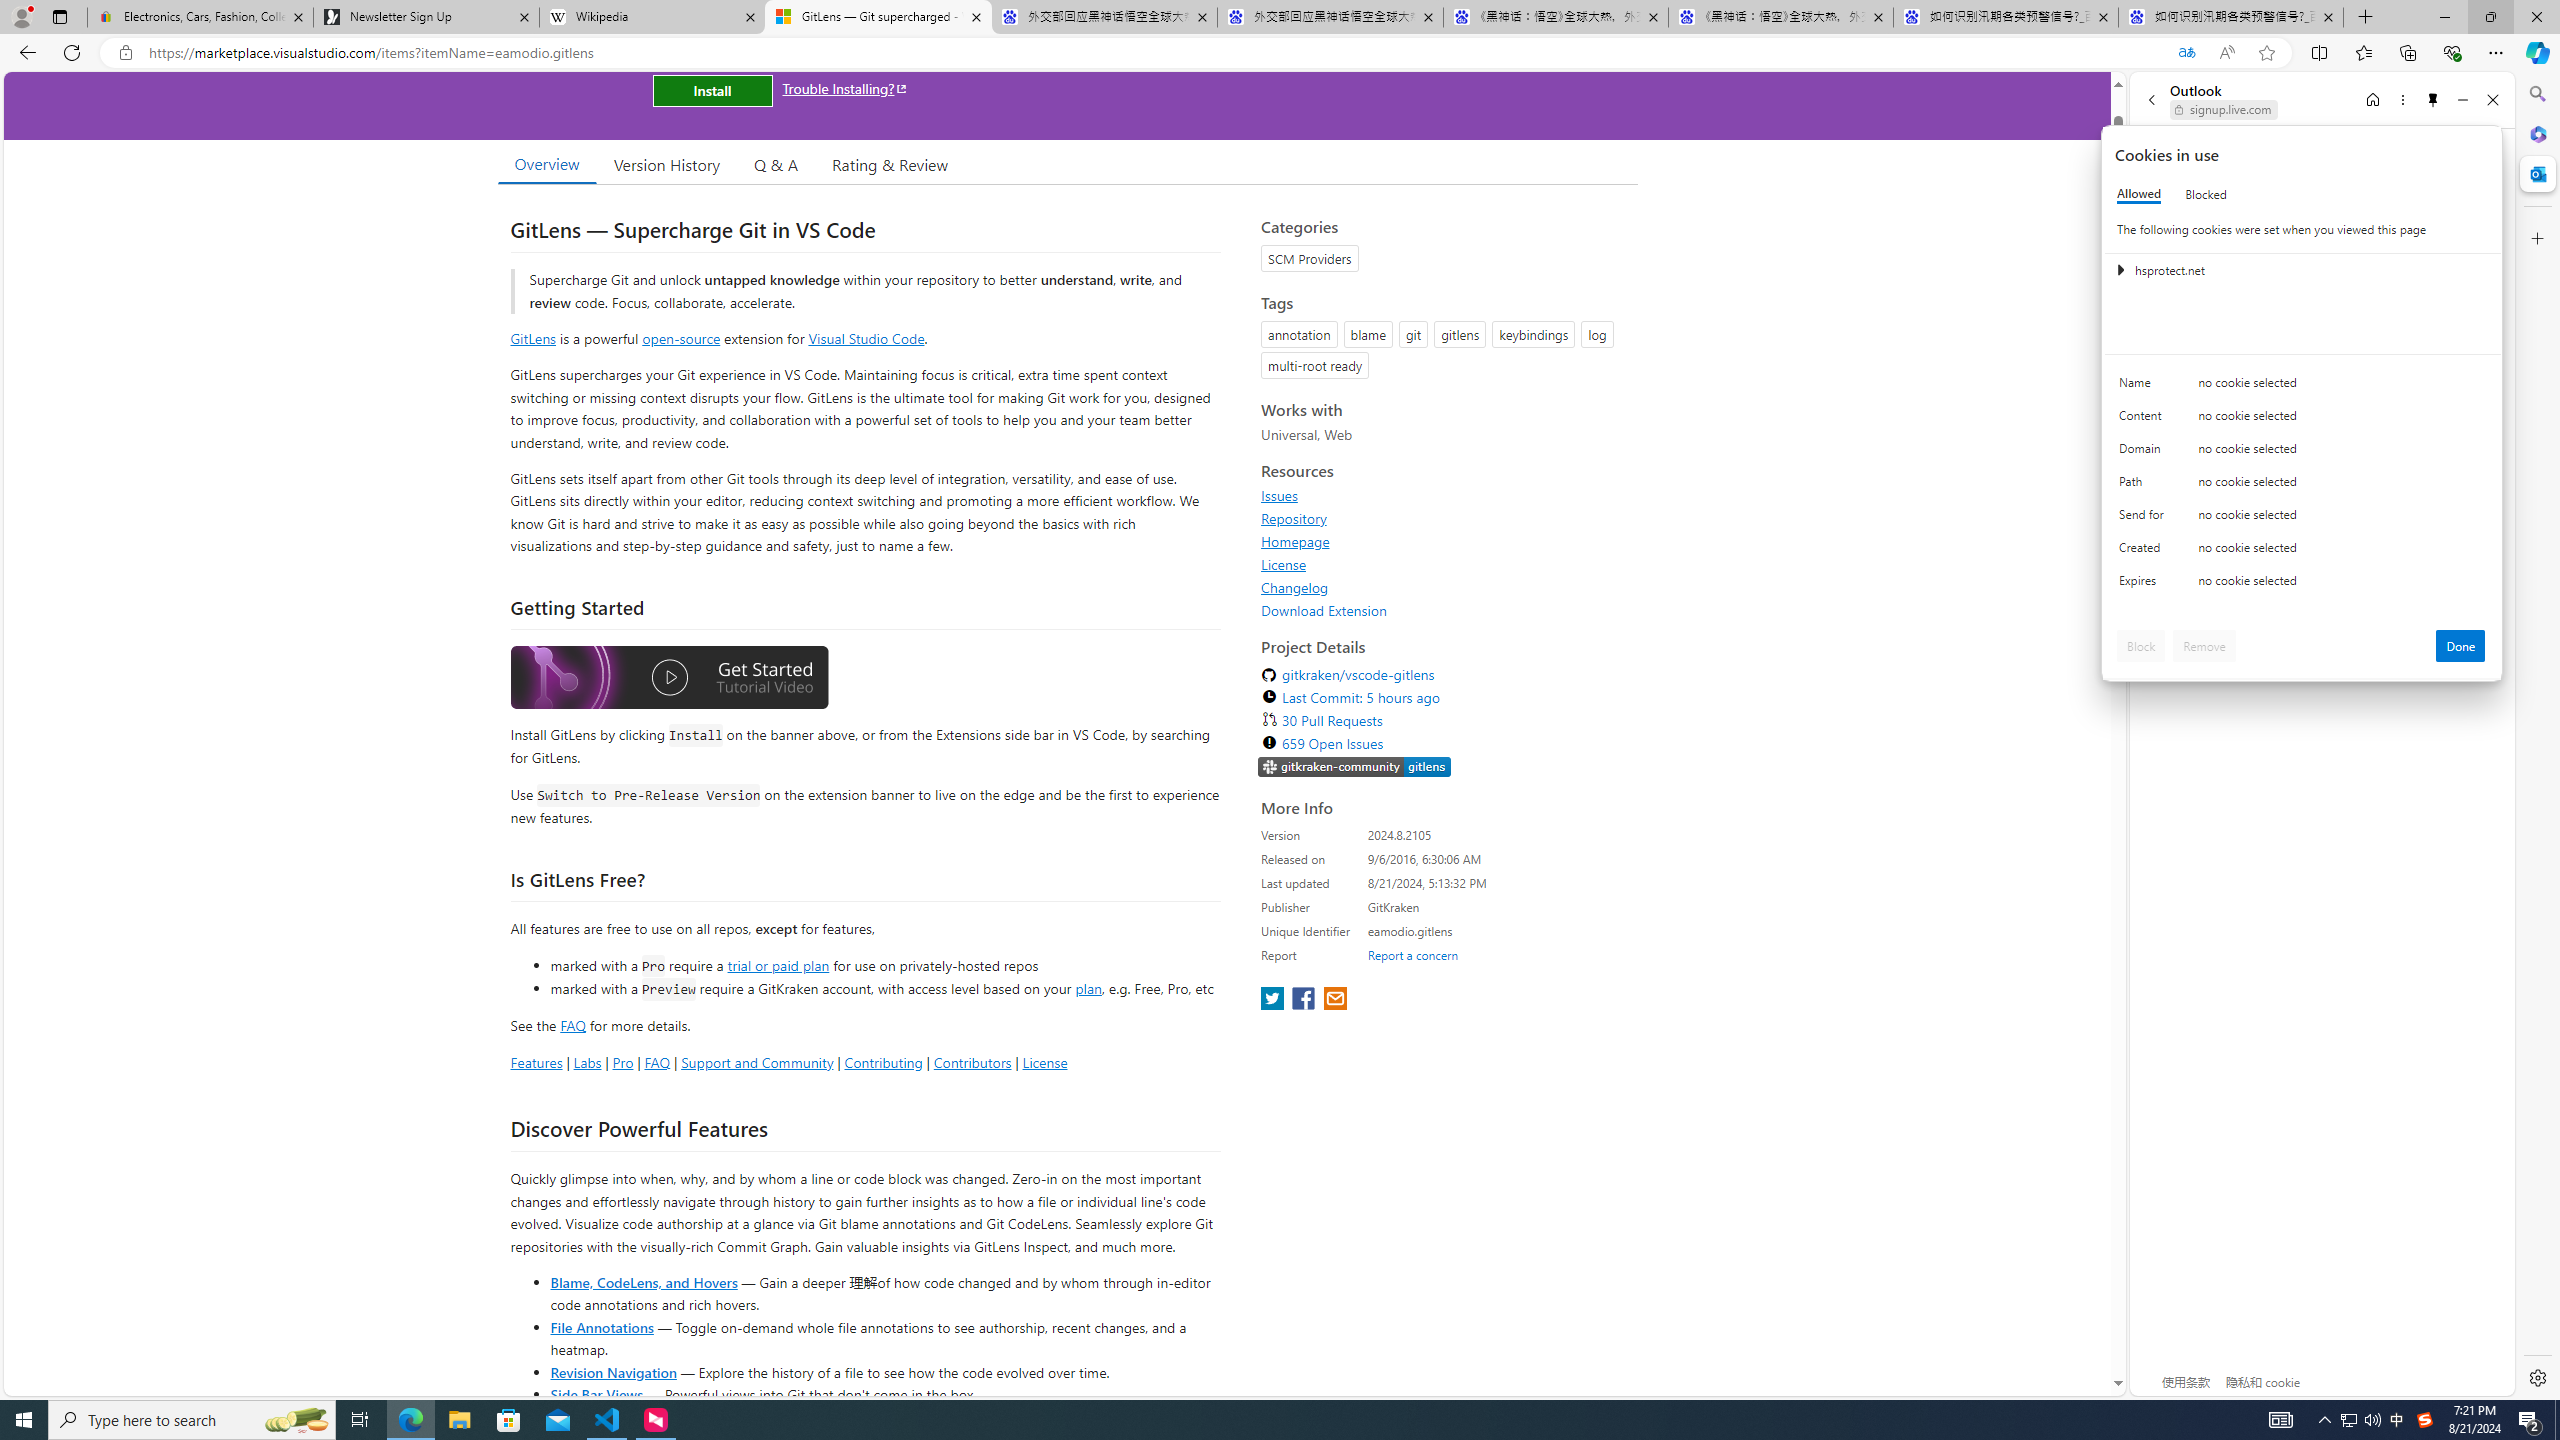 This screenshot has width=2560, height=1440. I want to click on 'Send for', so click(2144, 518).